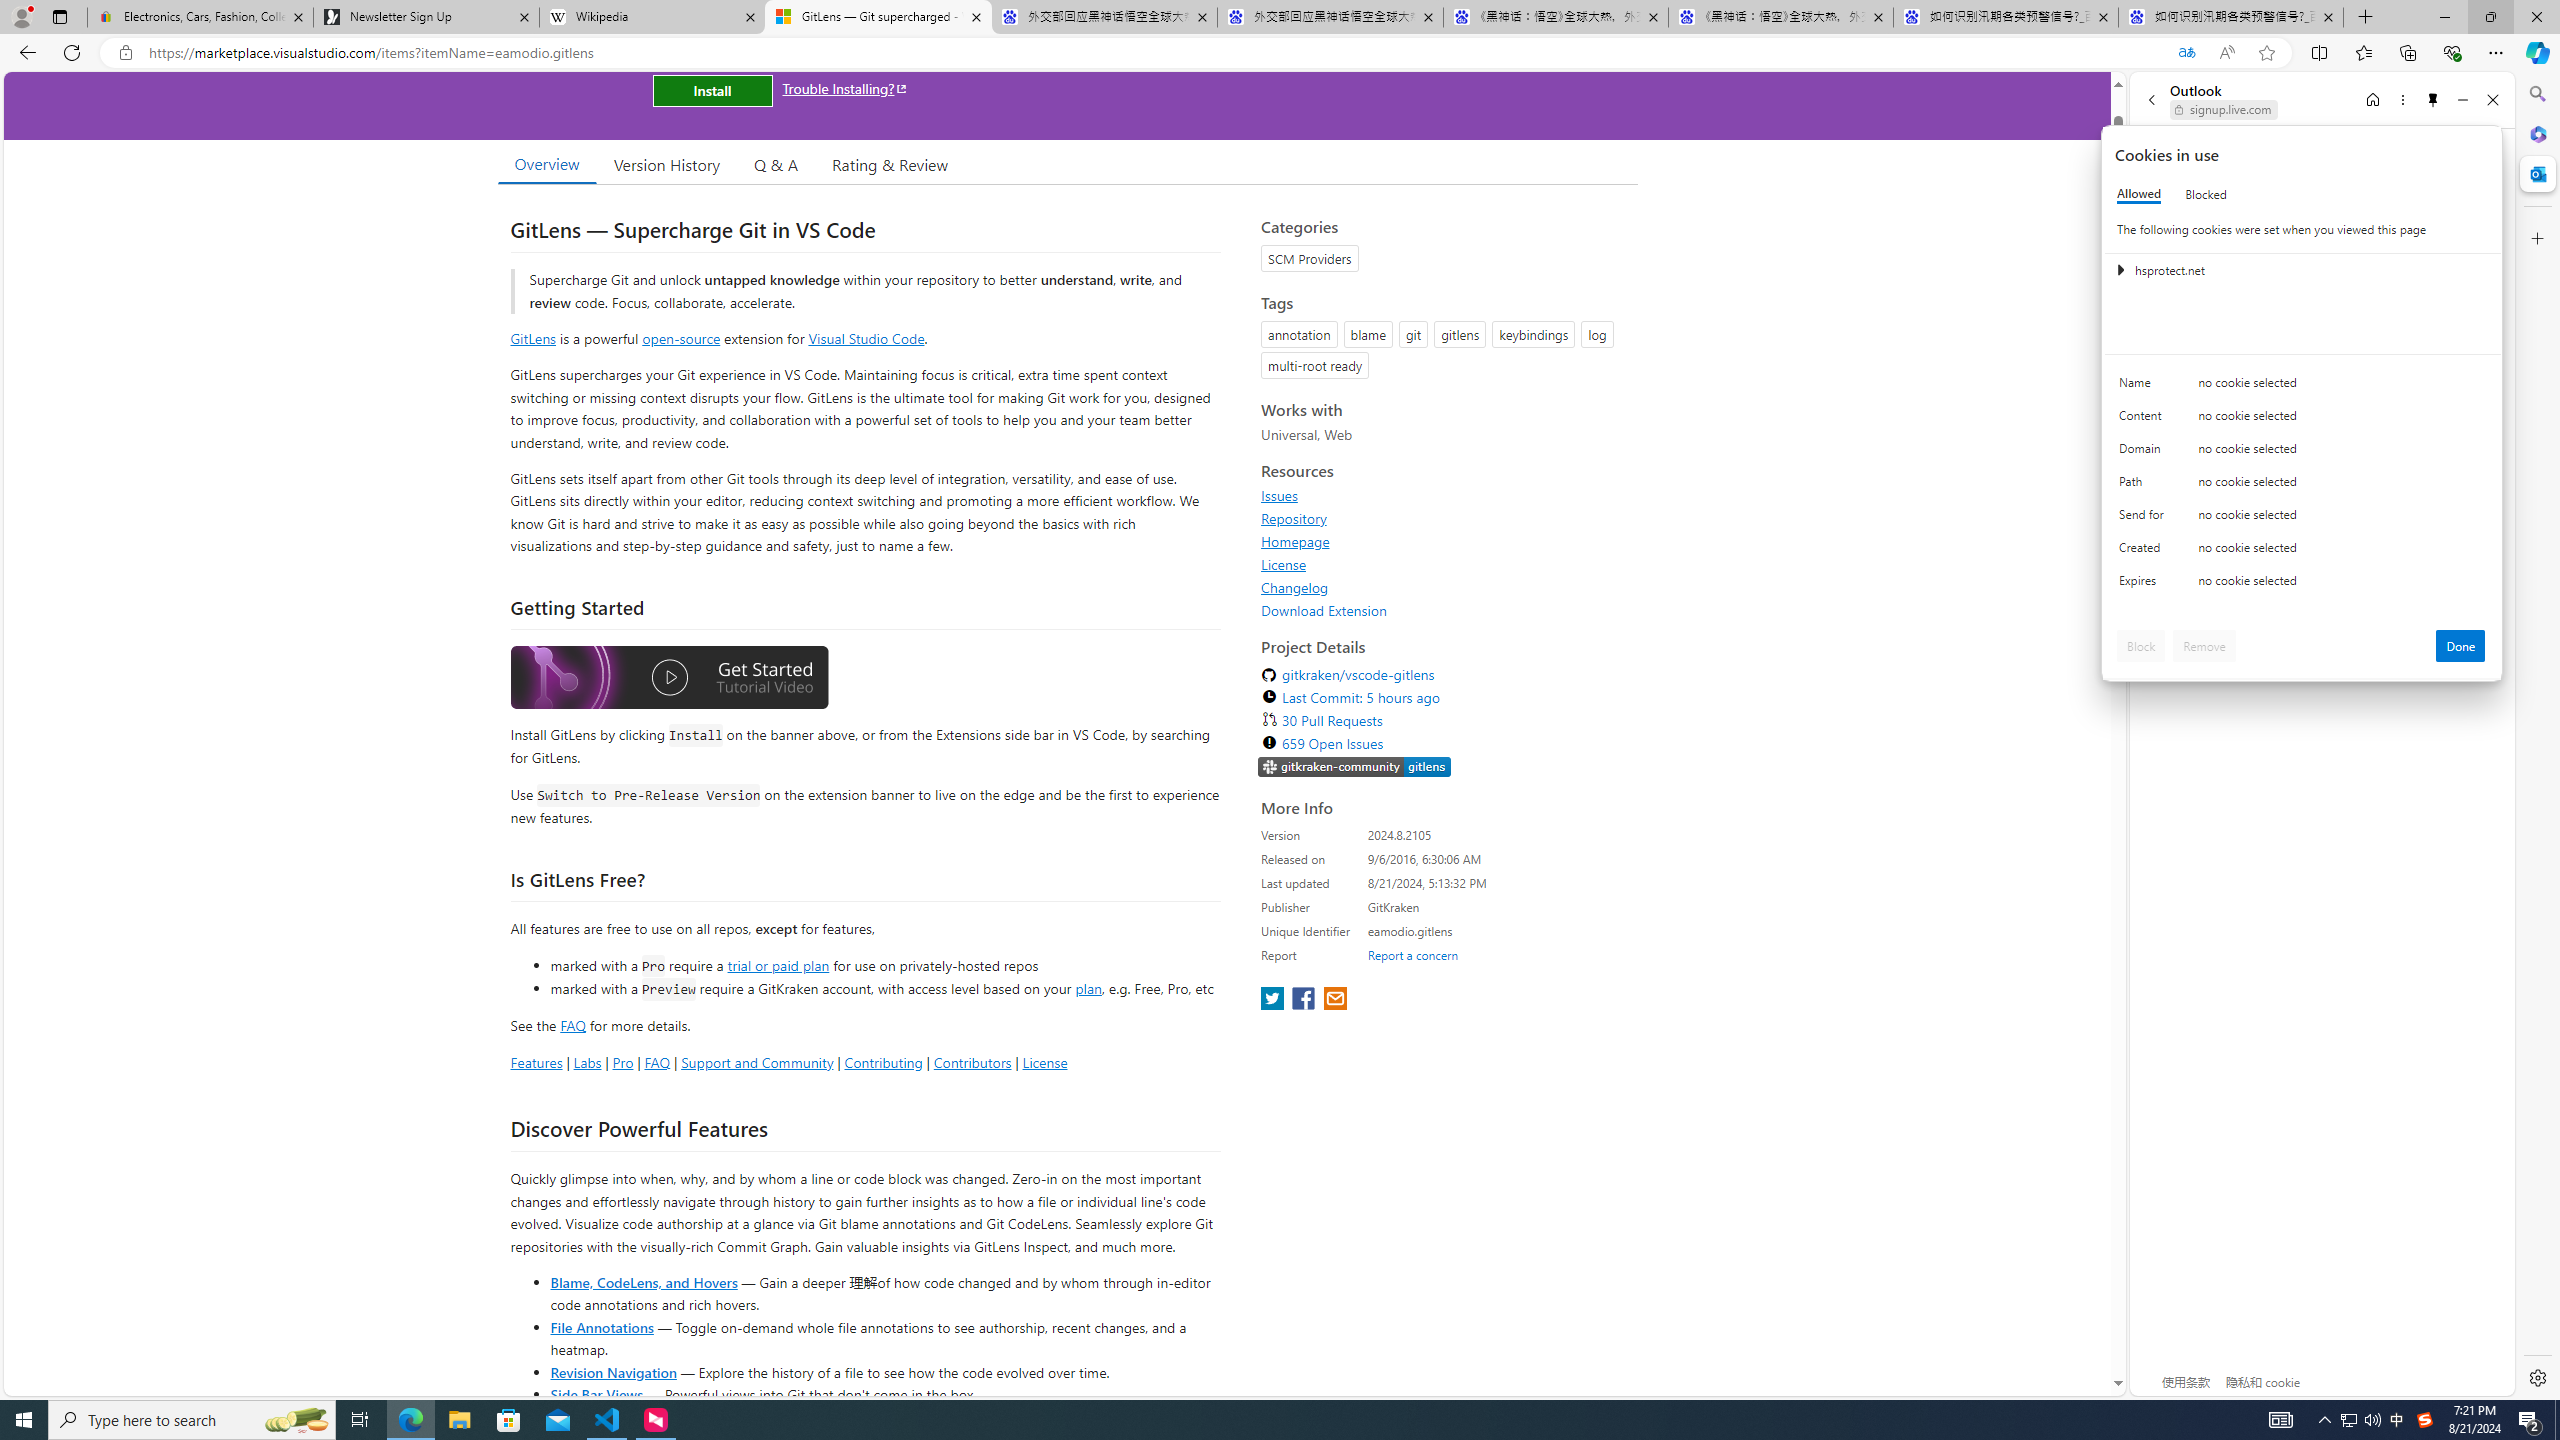 This screenshot has width=2560, height=1440. I want to click on 'Send for', so click(2144, 518).